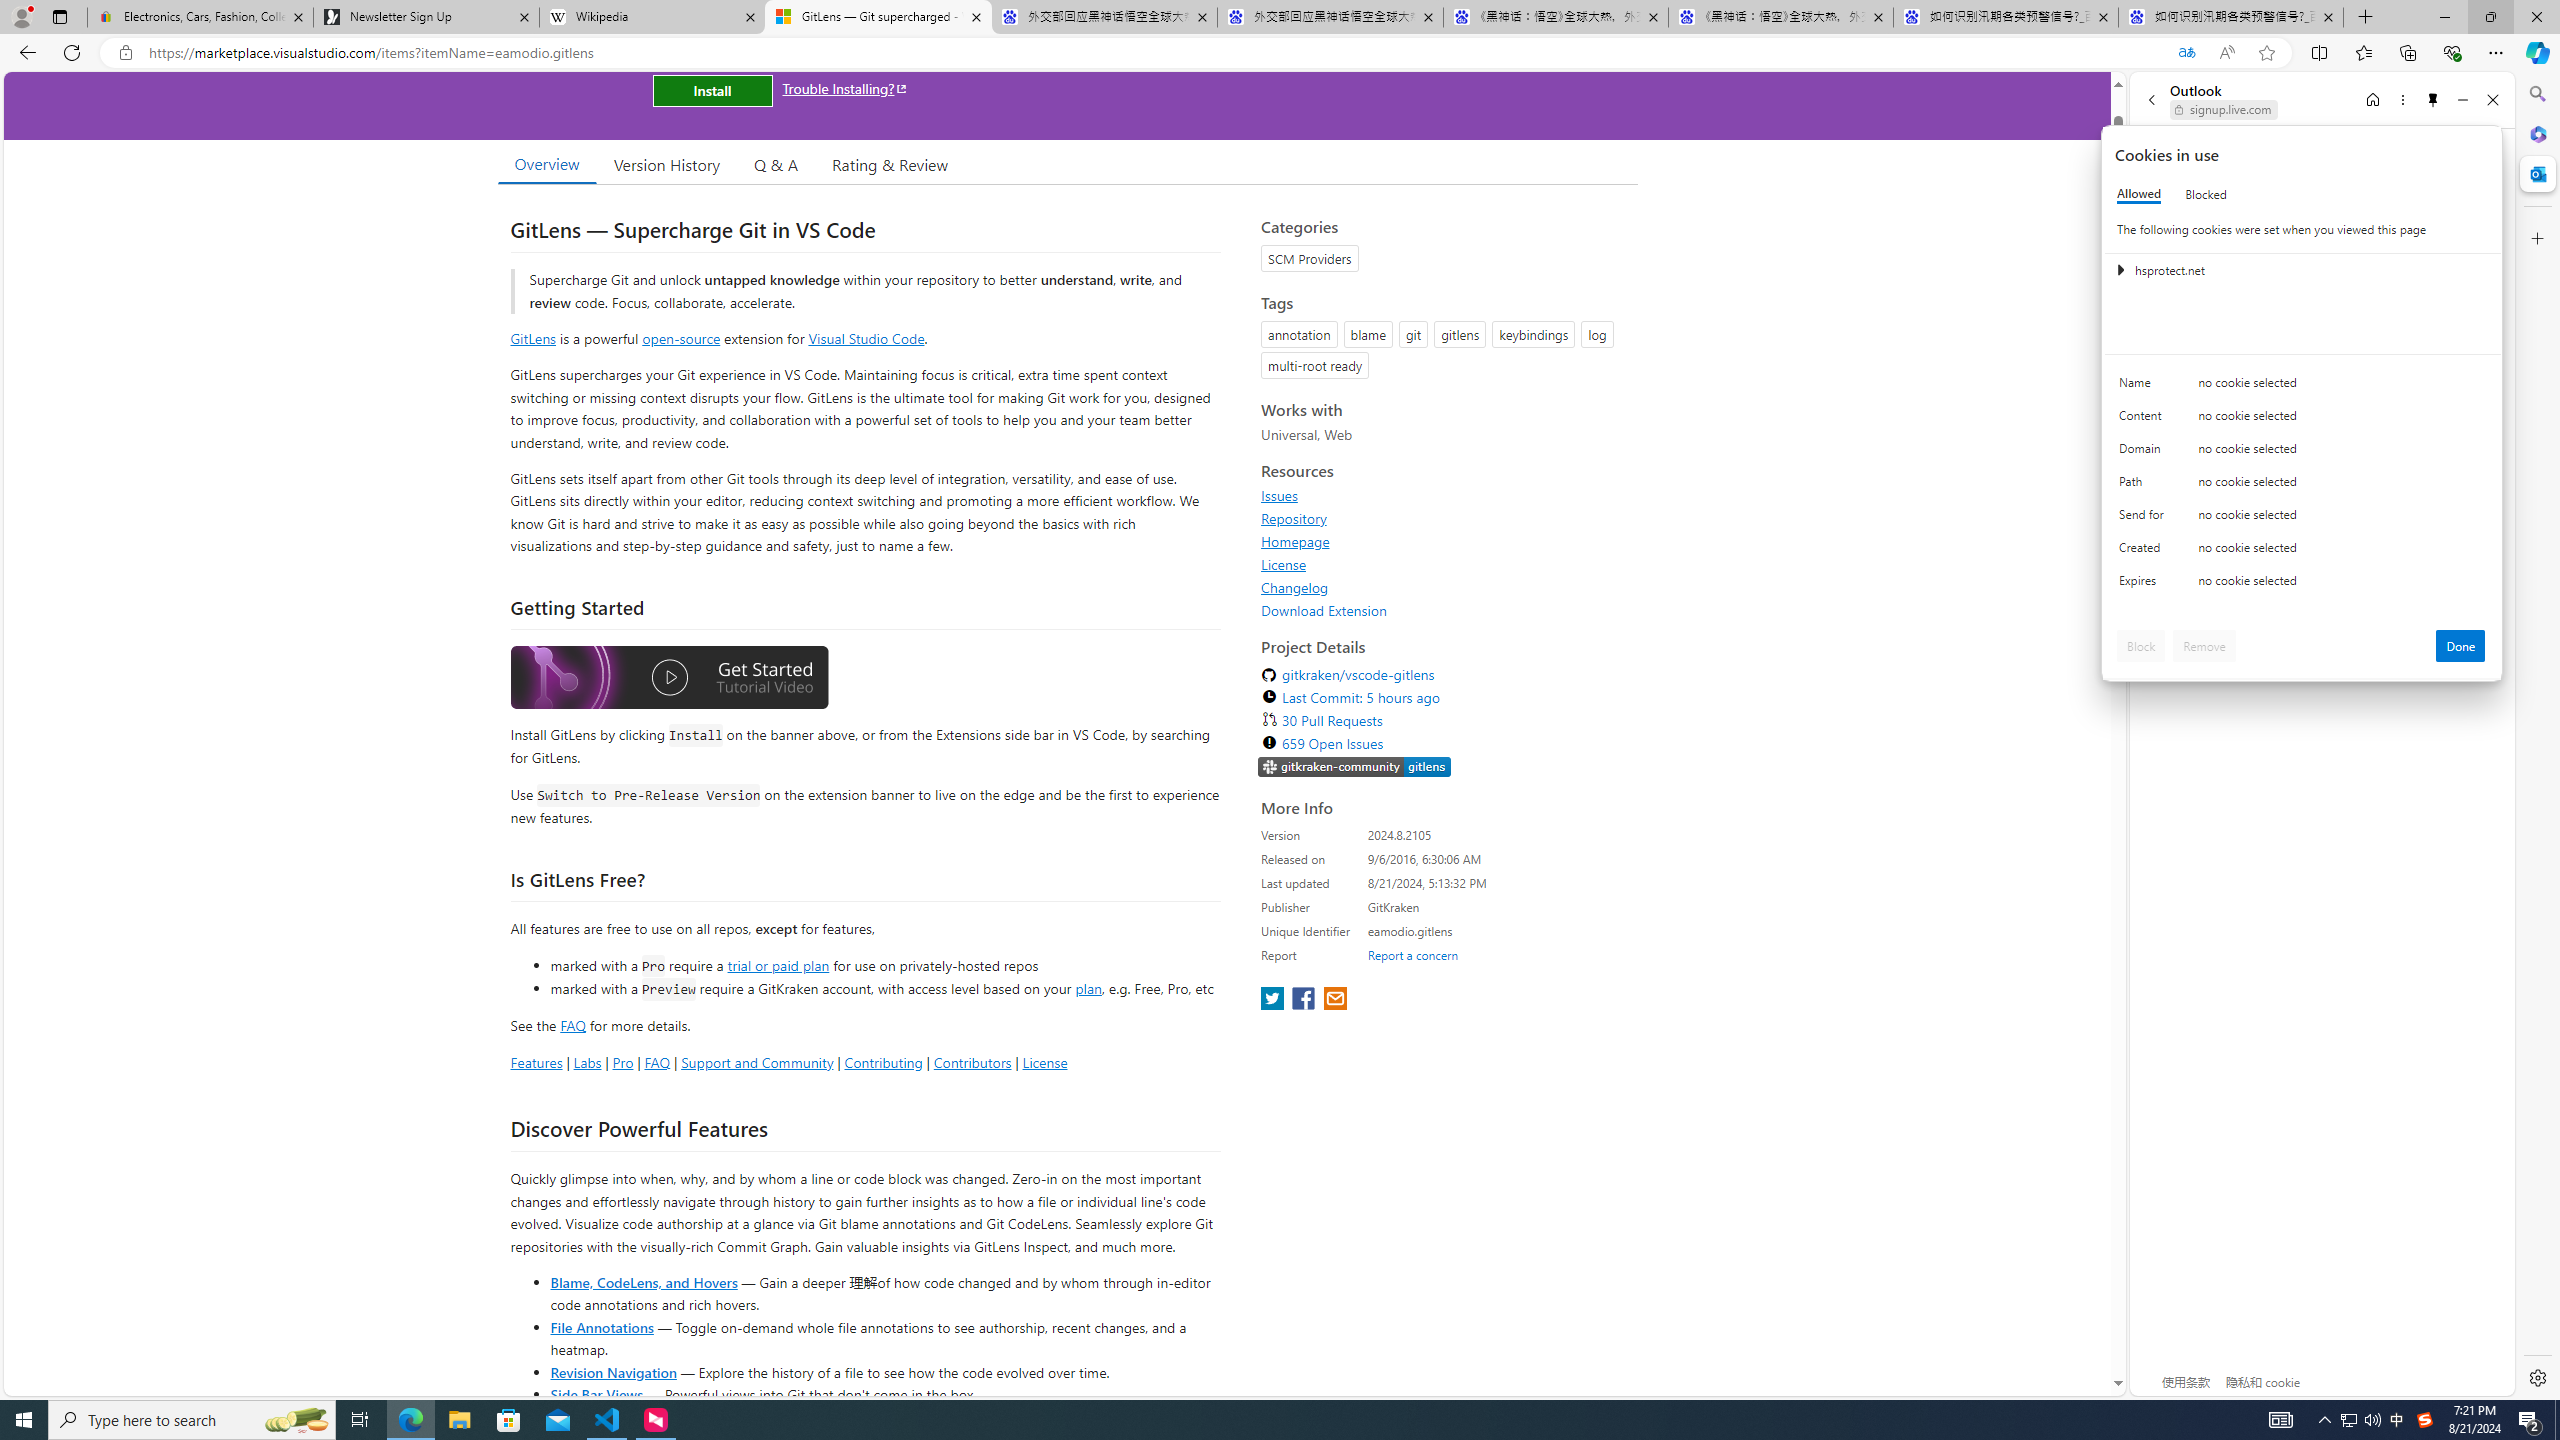 This screenshot has width=2560, height=1440. I want to click on 'Send for', so click(2144, 518).